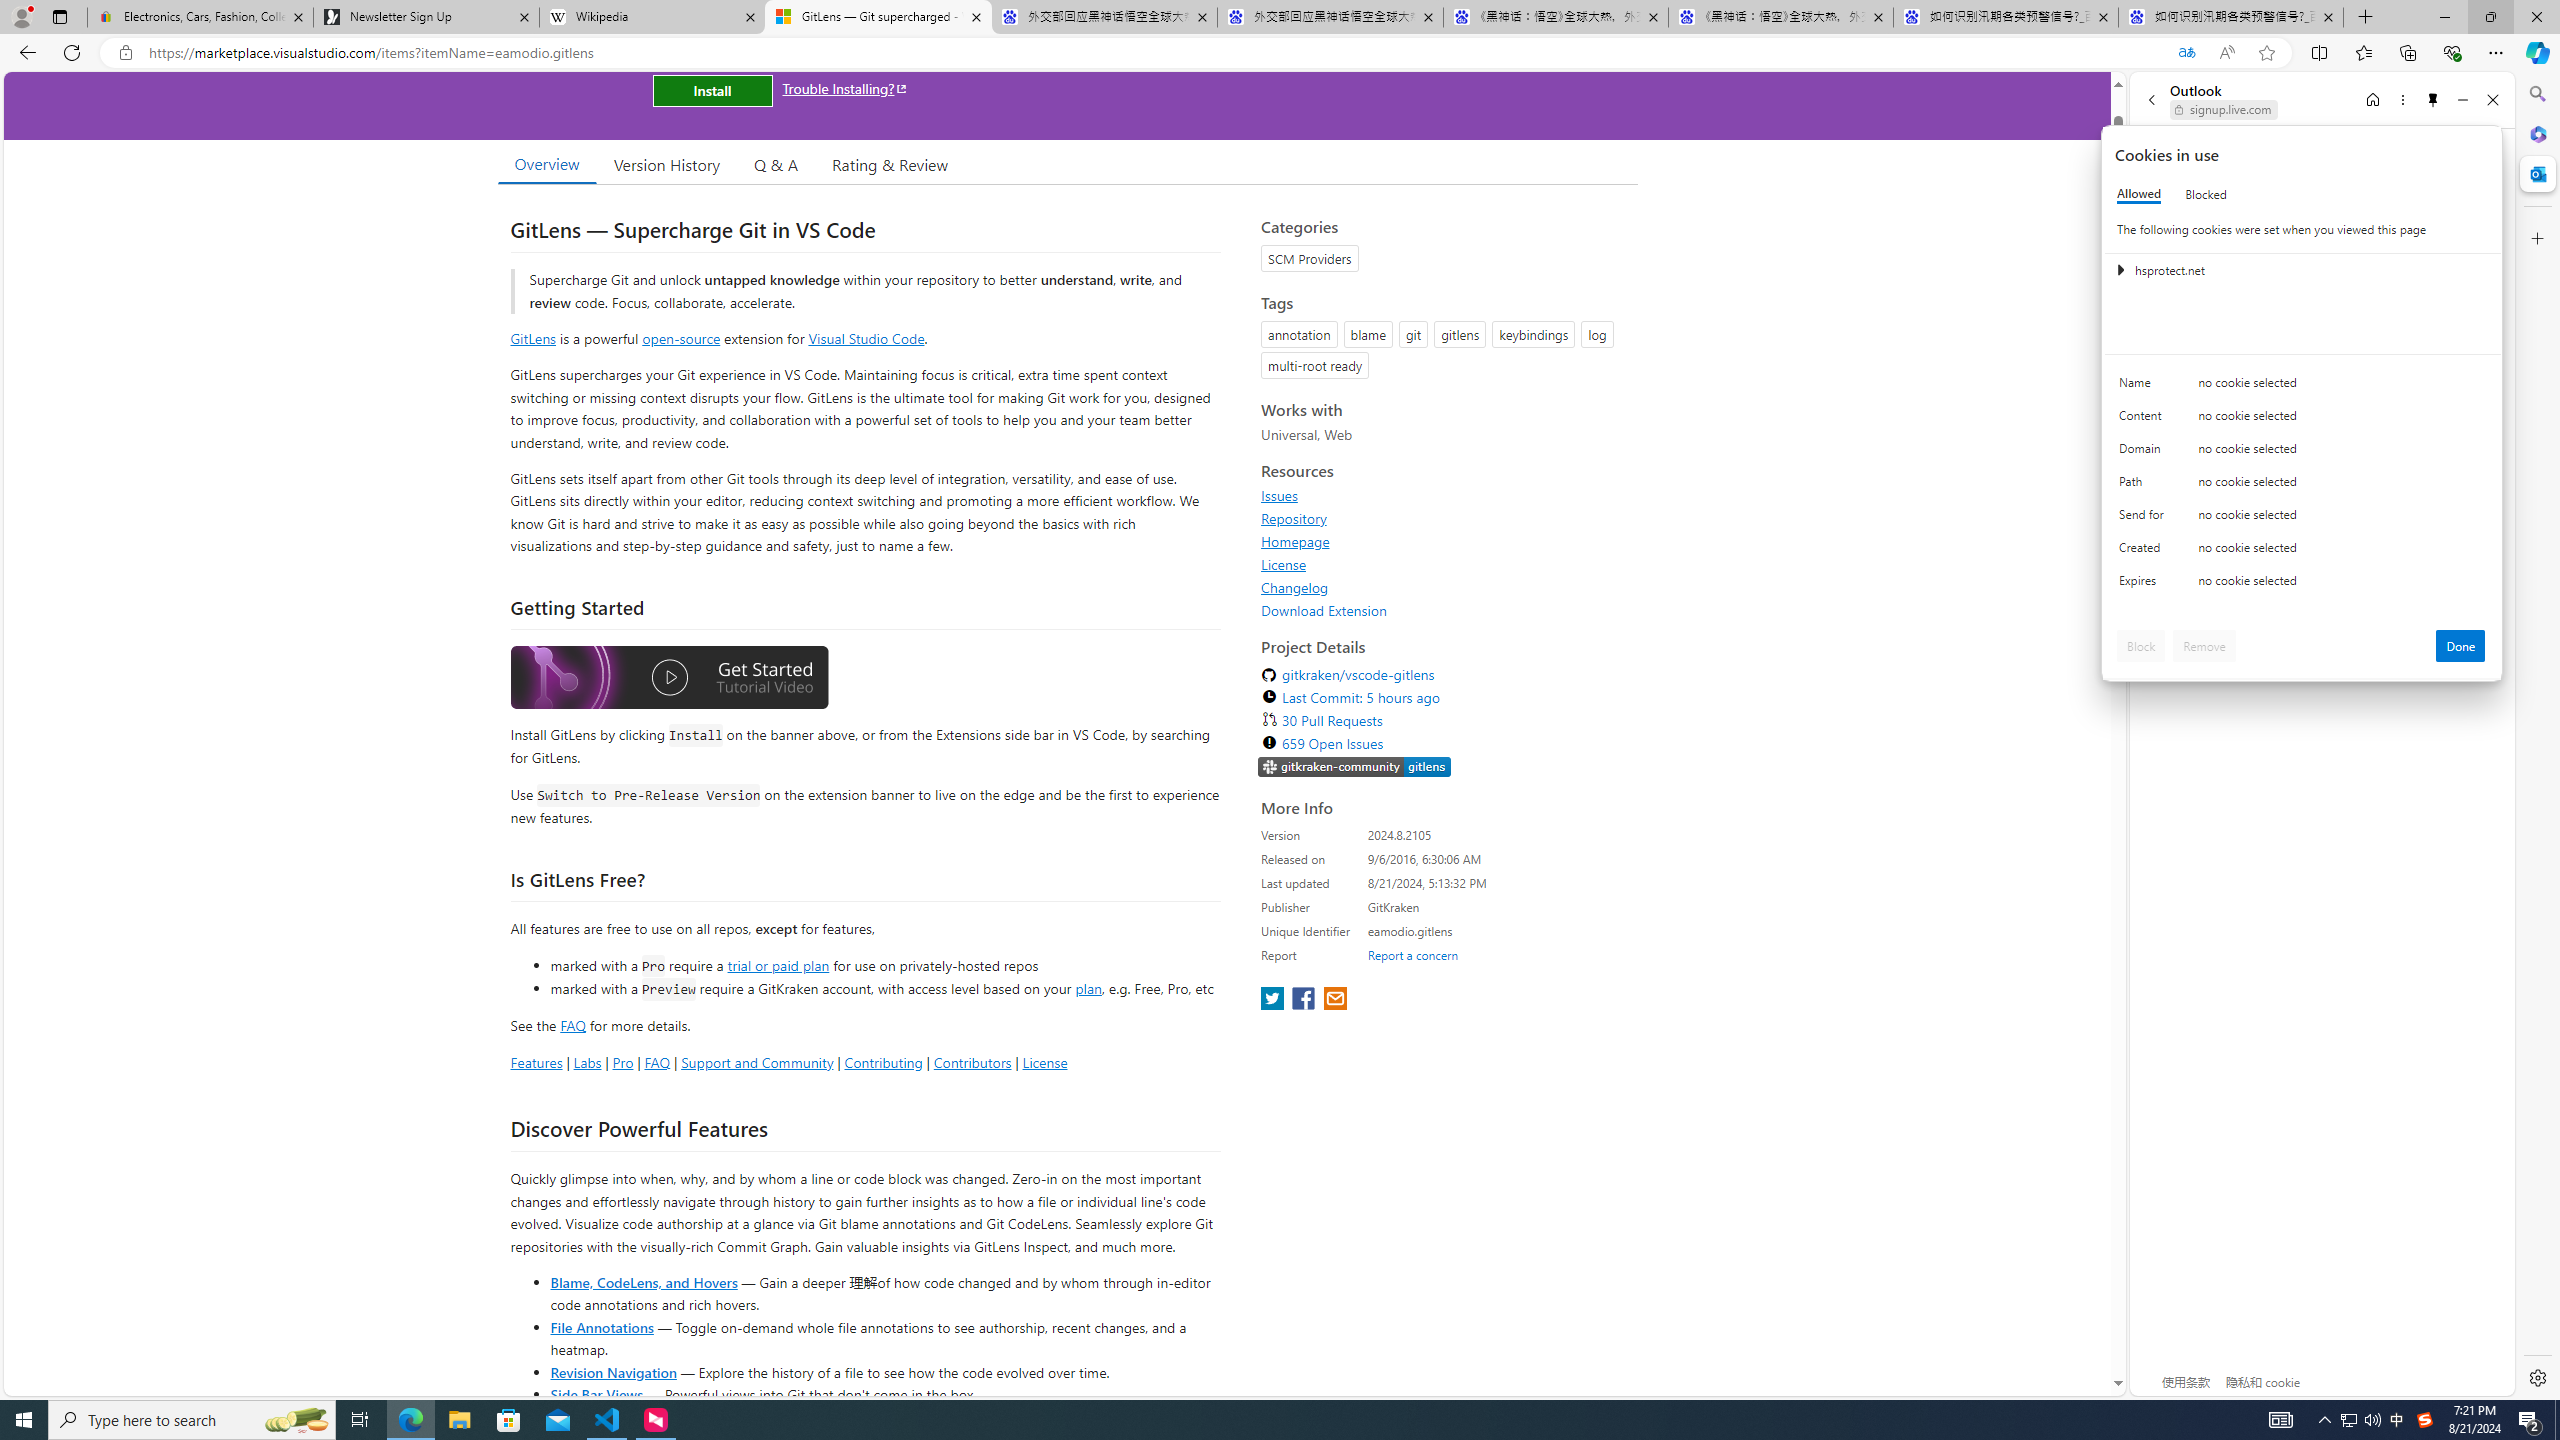 This screenshot has width=2560, height=1440. I want to click on 'Send for', so click(2144, 518).